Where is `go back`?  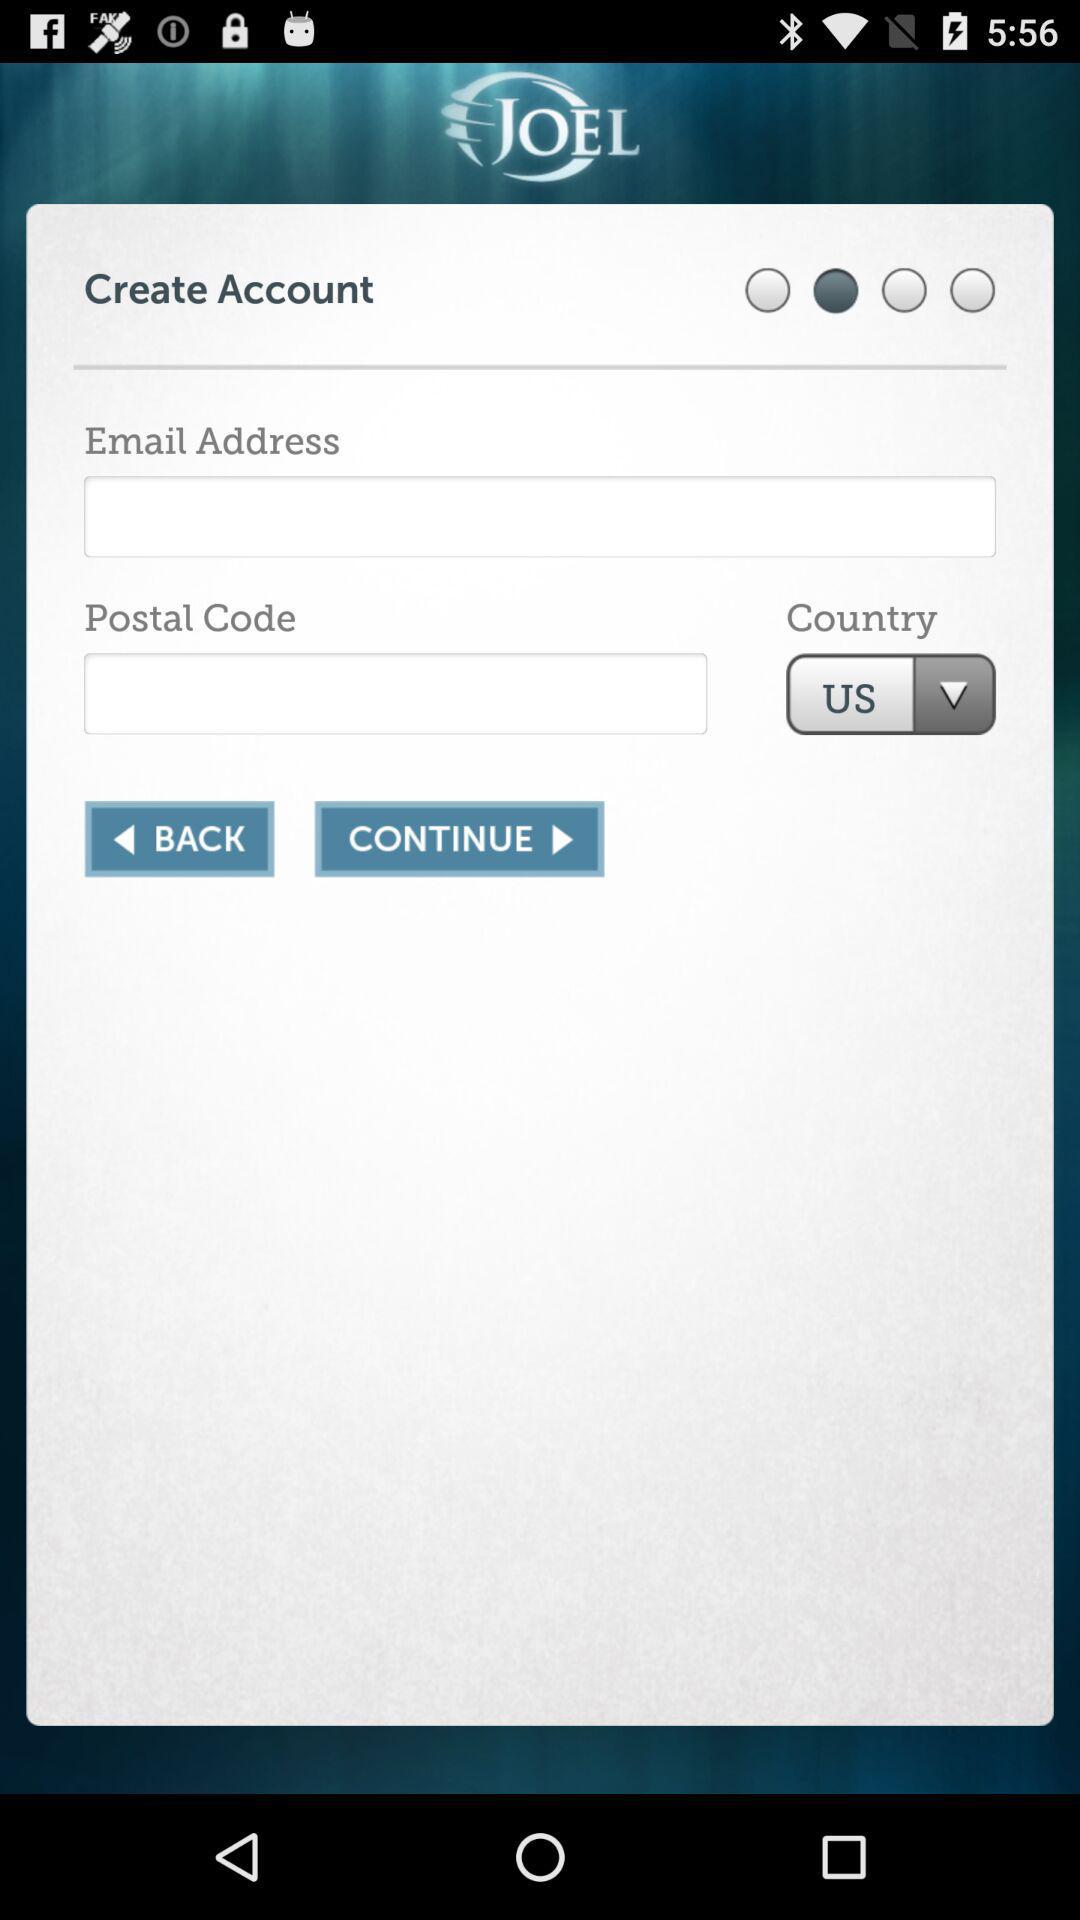 go back is located at coordinates (178, 839).